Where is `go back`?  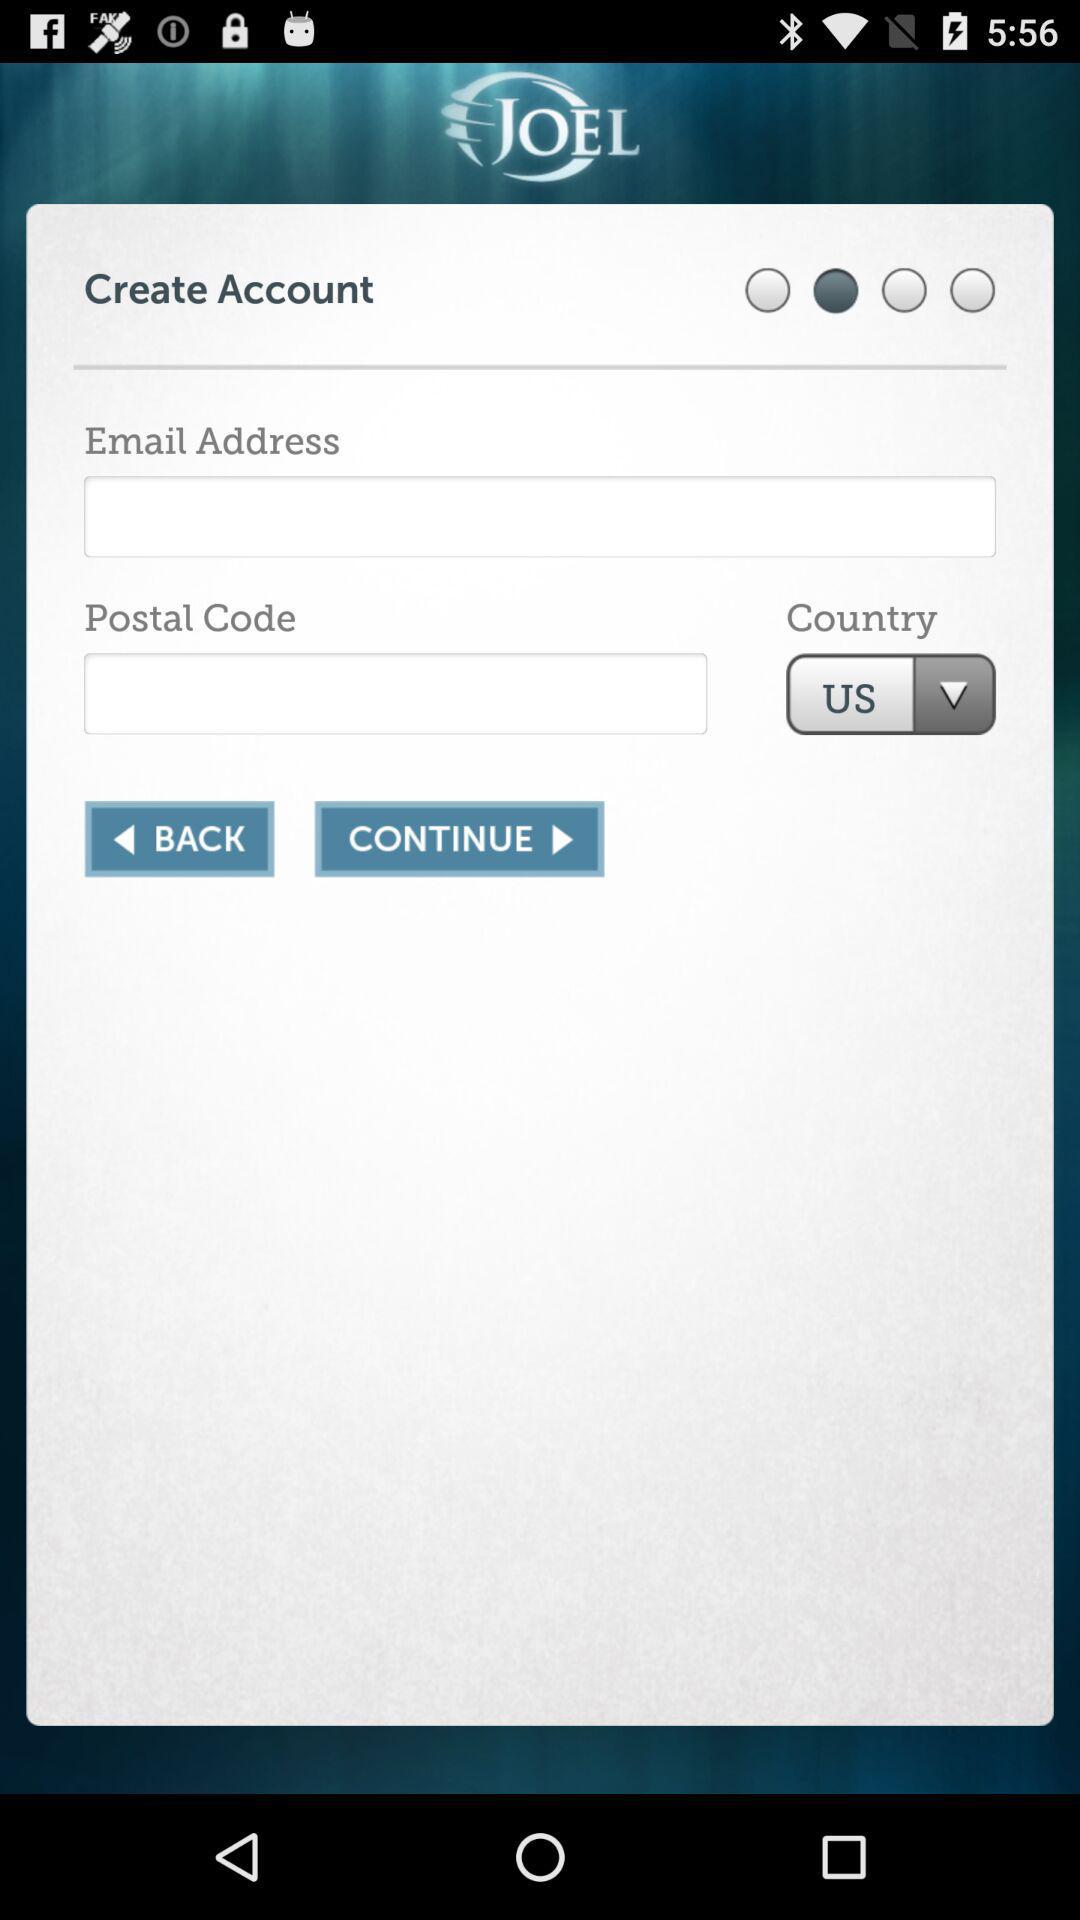 go back is located at coordinates (178, 839).